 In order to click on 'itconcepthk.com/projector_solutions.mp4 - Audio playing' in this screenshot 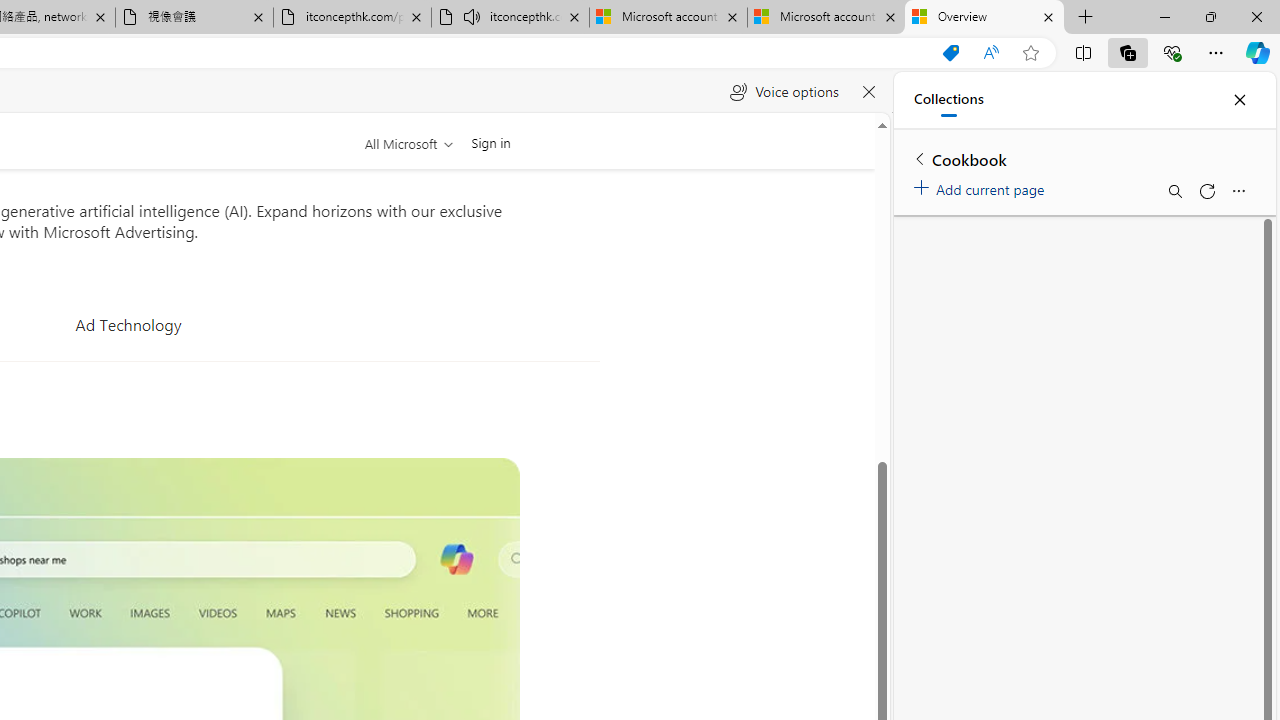, I will do `click(510, 17)`.